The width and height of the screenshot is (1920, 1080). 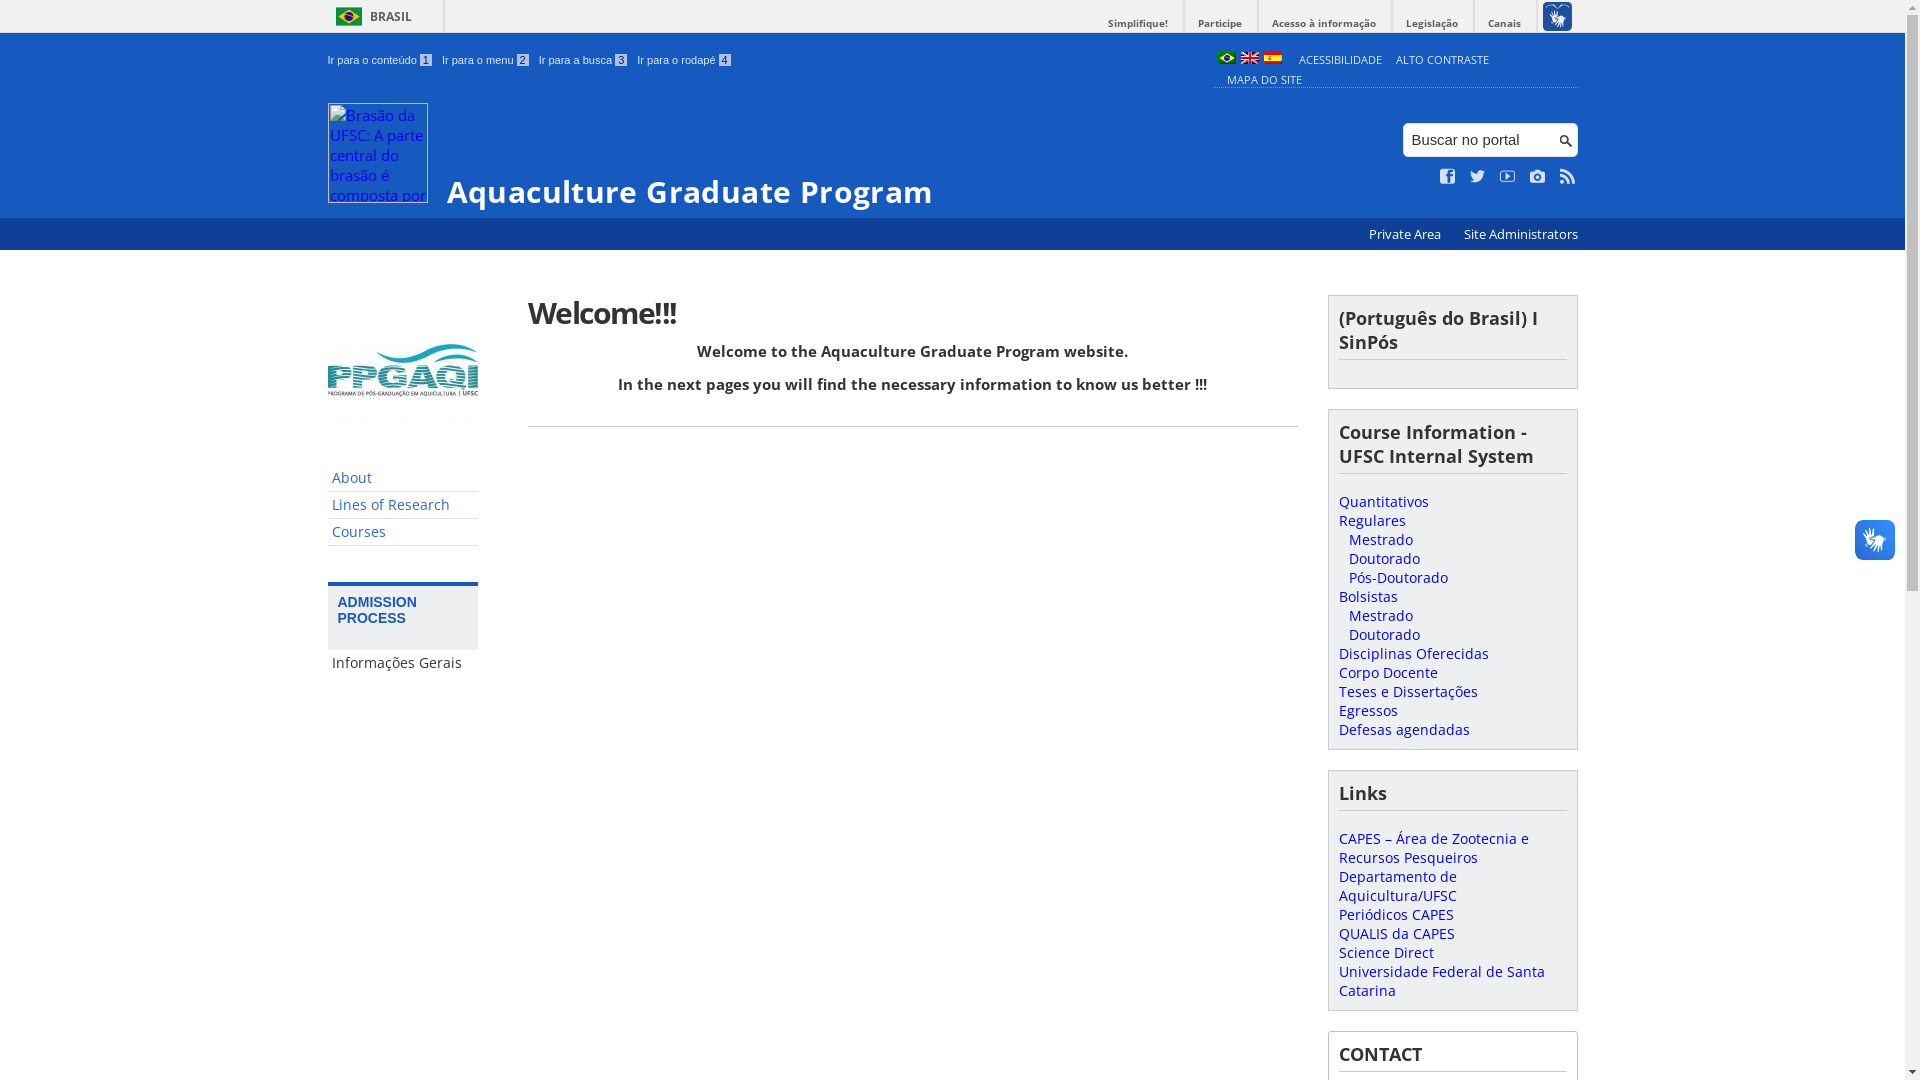 What do you see at coordinates (1382, 558) in the screenshot?
I see `'Doutorado'` at bounding box center [1382, 558].